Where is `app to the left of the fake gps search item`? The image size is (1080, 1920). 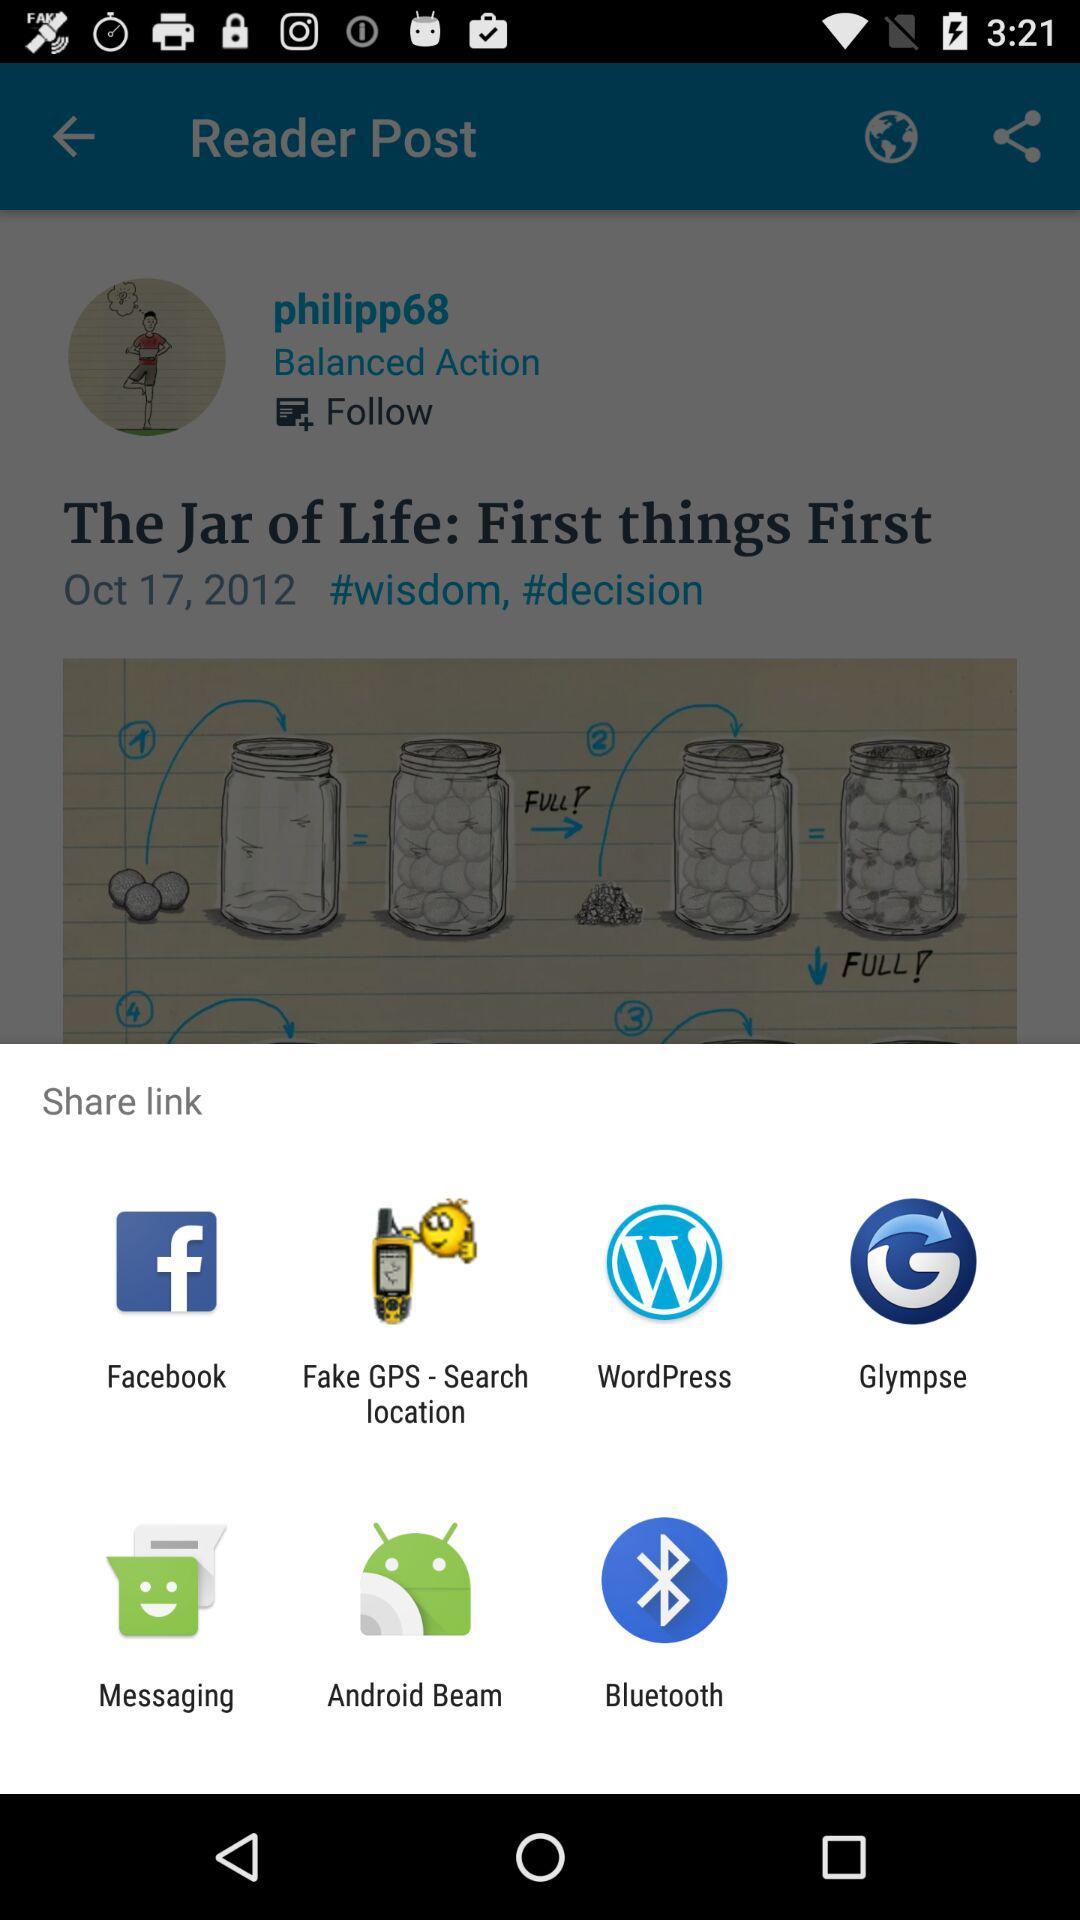 app to the left of the fake gps search item is located at coordinates (165, 1392).